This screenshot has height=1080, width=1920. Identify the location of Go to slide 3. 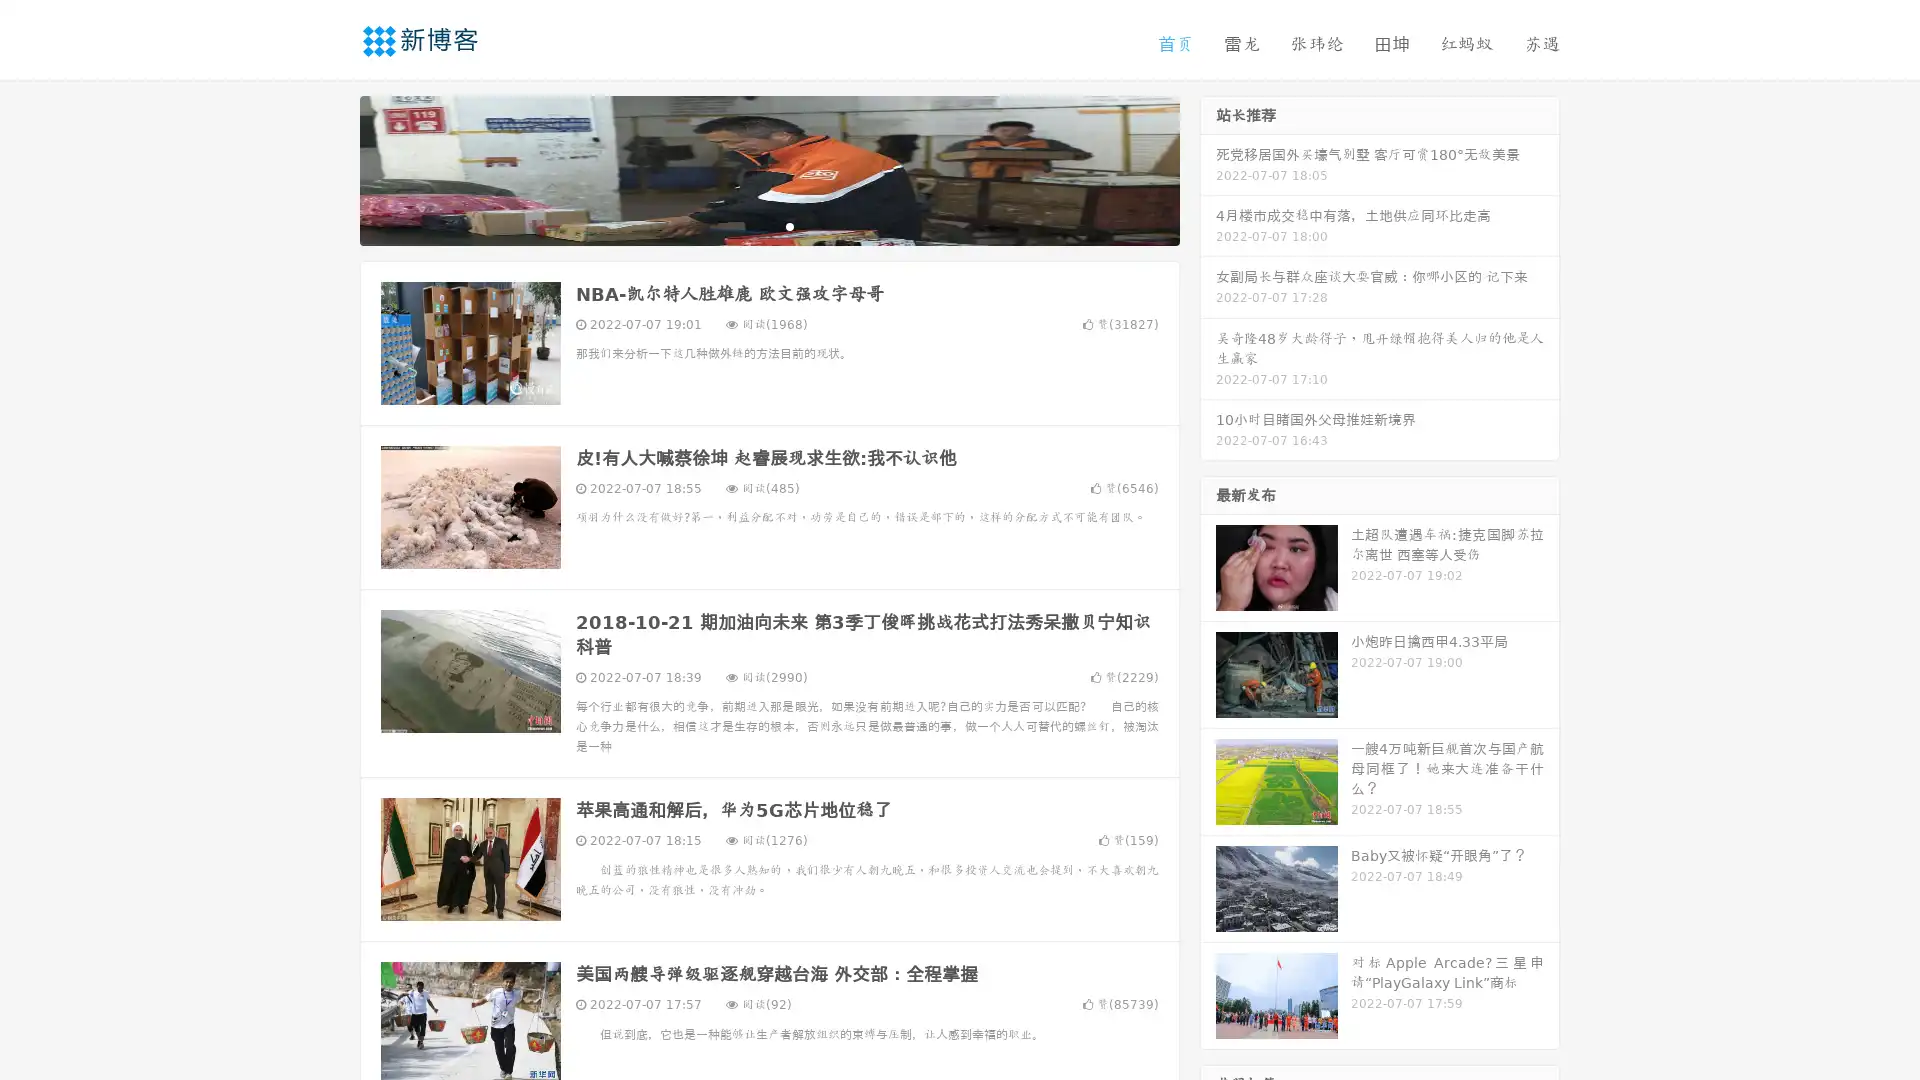
(789, 225).